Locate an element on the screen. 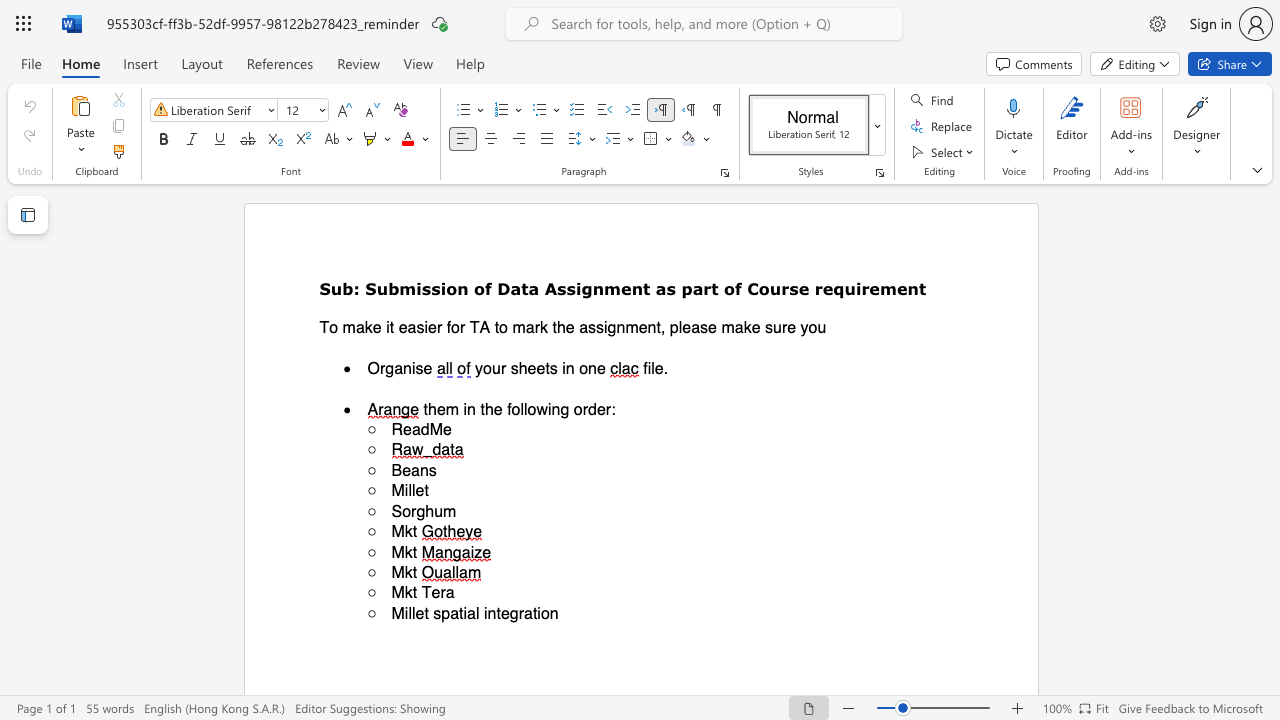 This screenshot has height=720, width=1280. the 1th character "t" in the text is located at coordinates (424, 408).